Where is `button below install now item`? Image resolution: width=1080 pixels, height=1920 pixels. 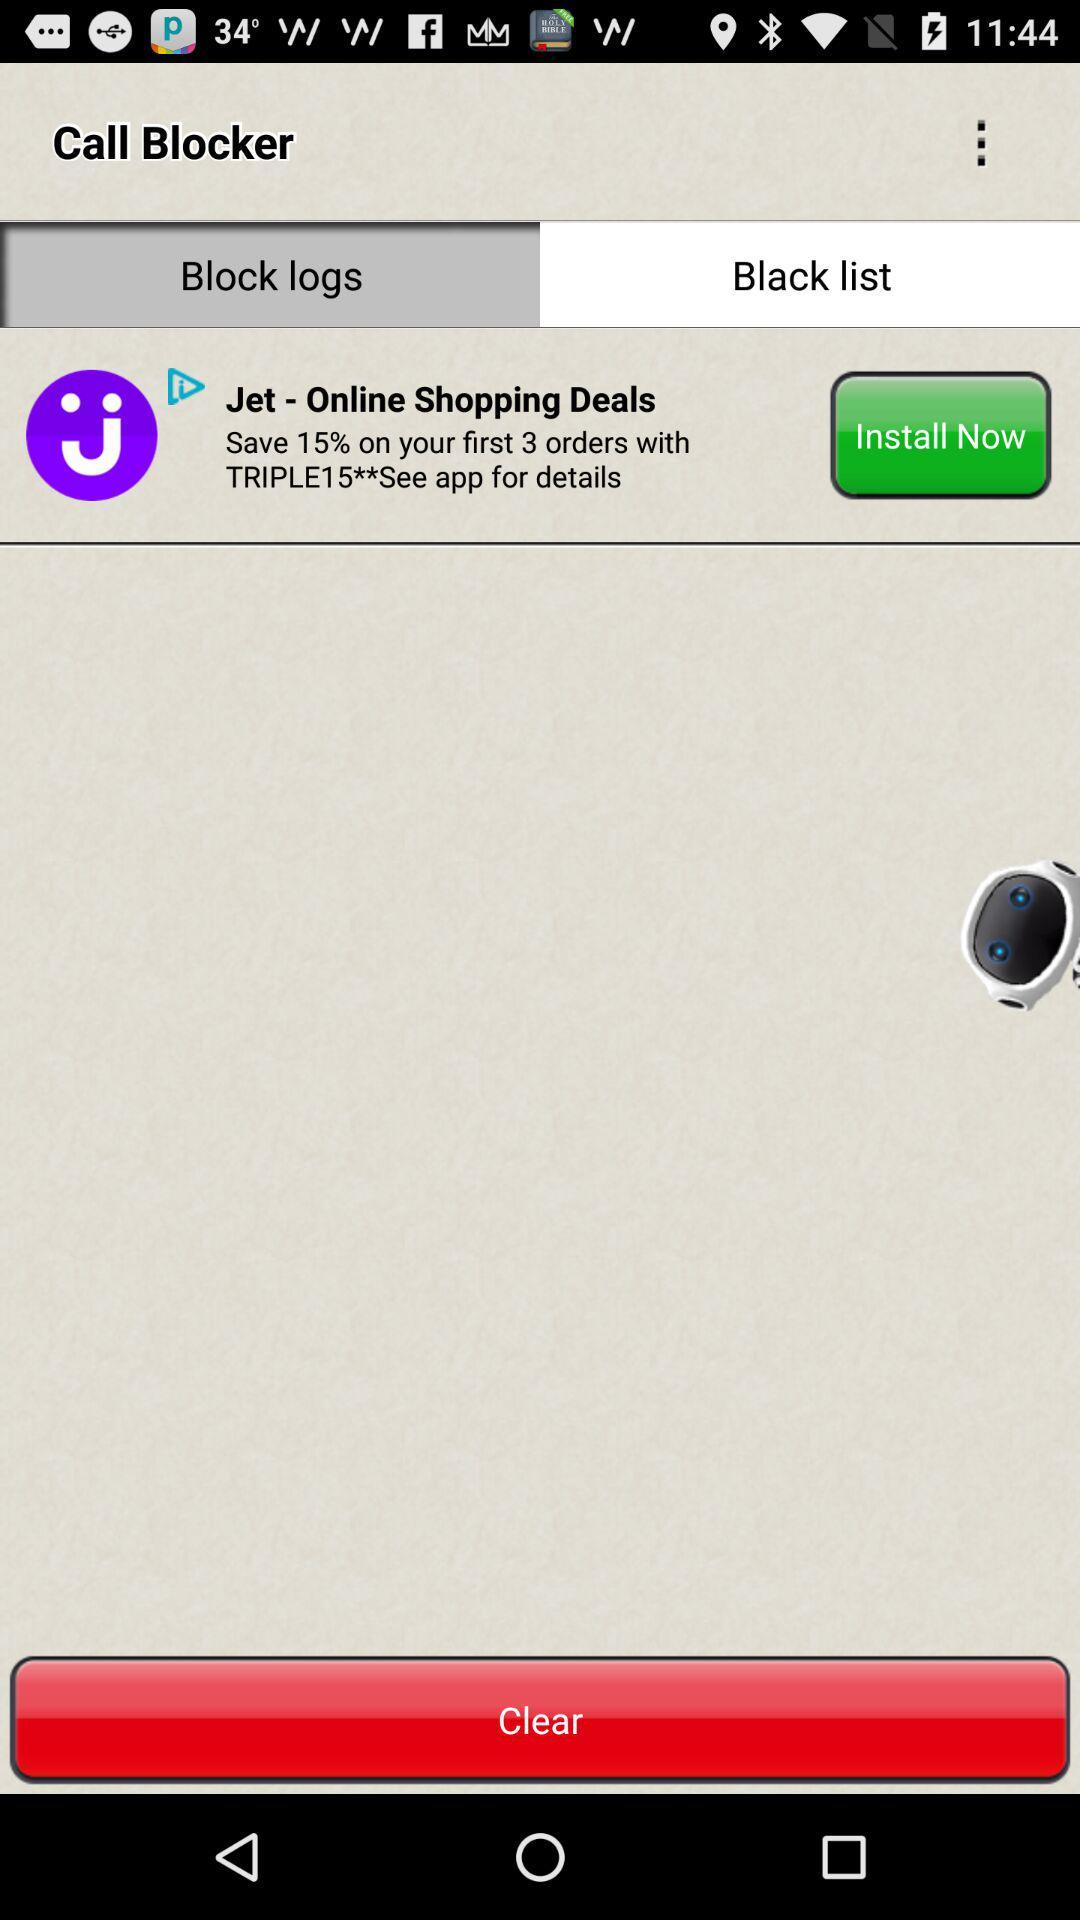 button below install now item is located at coordinates (1018, 927).